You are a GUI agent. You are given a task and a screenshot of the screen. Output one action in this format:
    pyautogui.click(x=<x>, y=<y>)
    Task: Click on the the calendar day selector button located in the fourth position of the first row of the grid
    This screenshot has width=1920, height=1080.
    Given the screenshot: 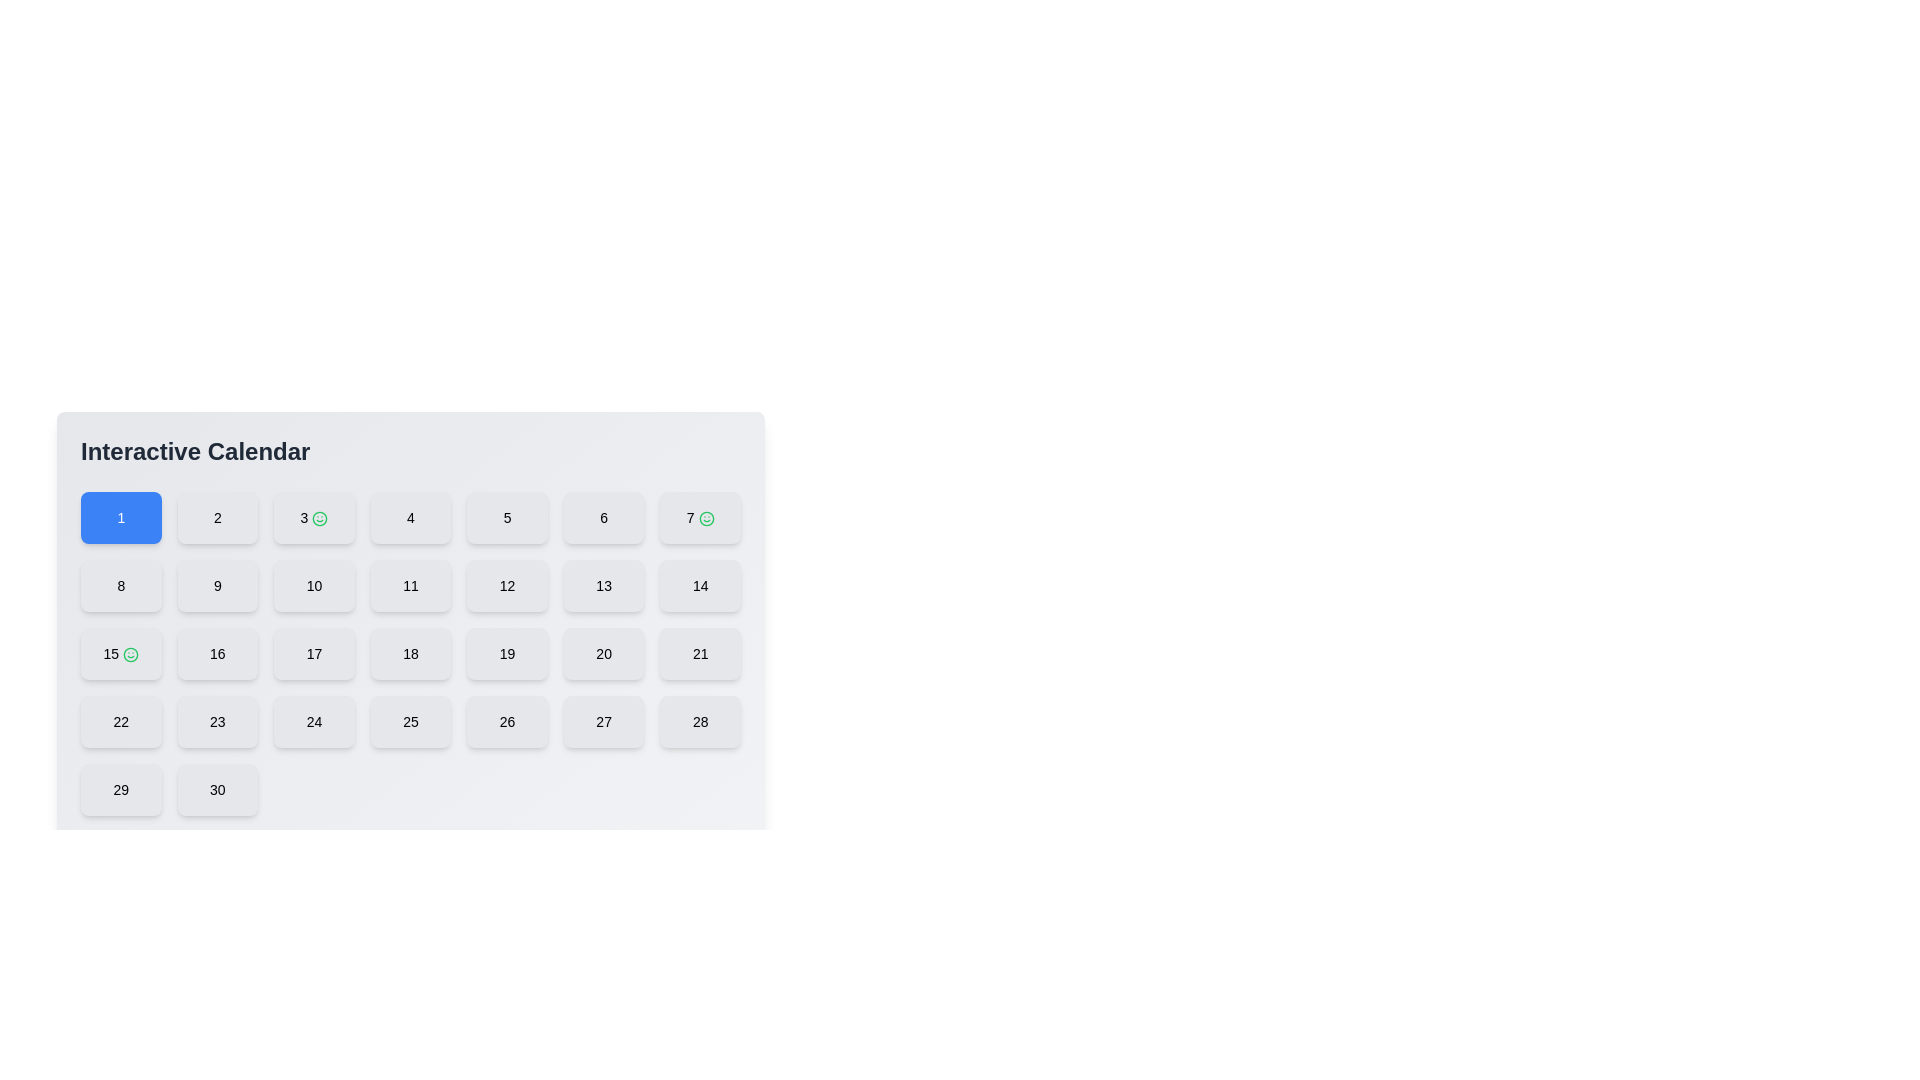 What is the action you would take?
    pyautogui.click(x=410, y=516)
    